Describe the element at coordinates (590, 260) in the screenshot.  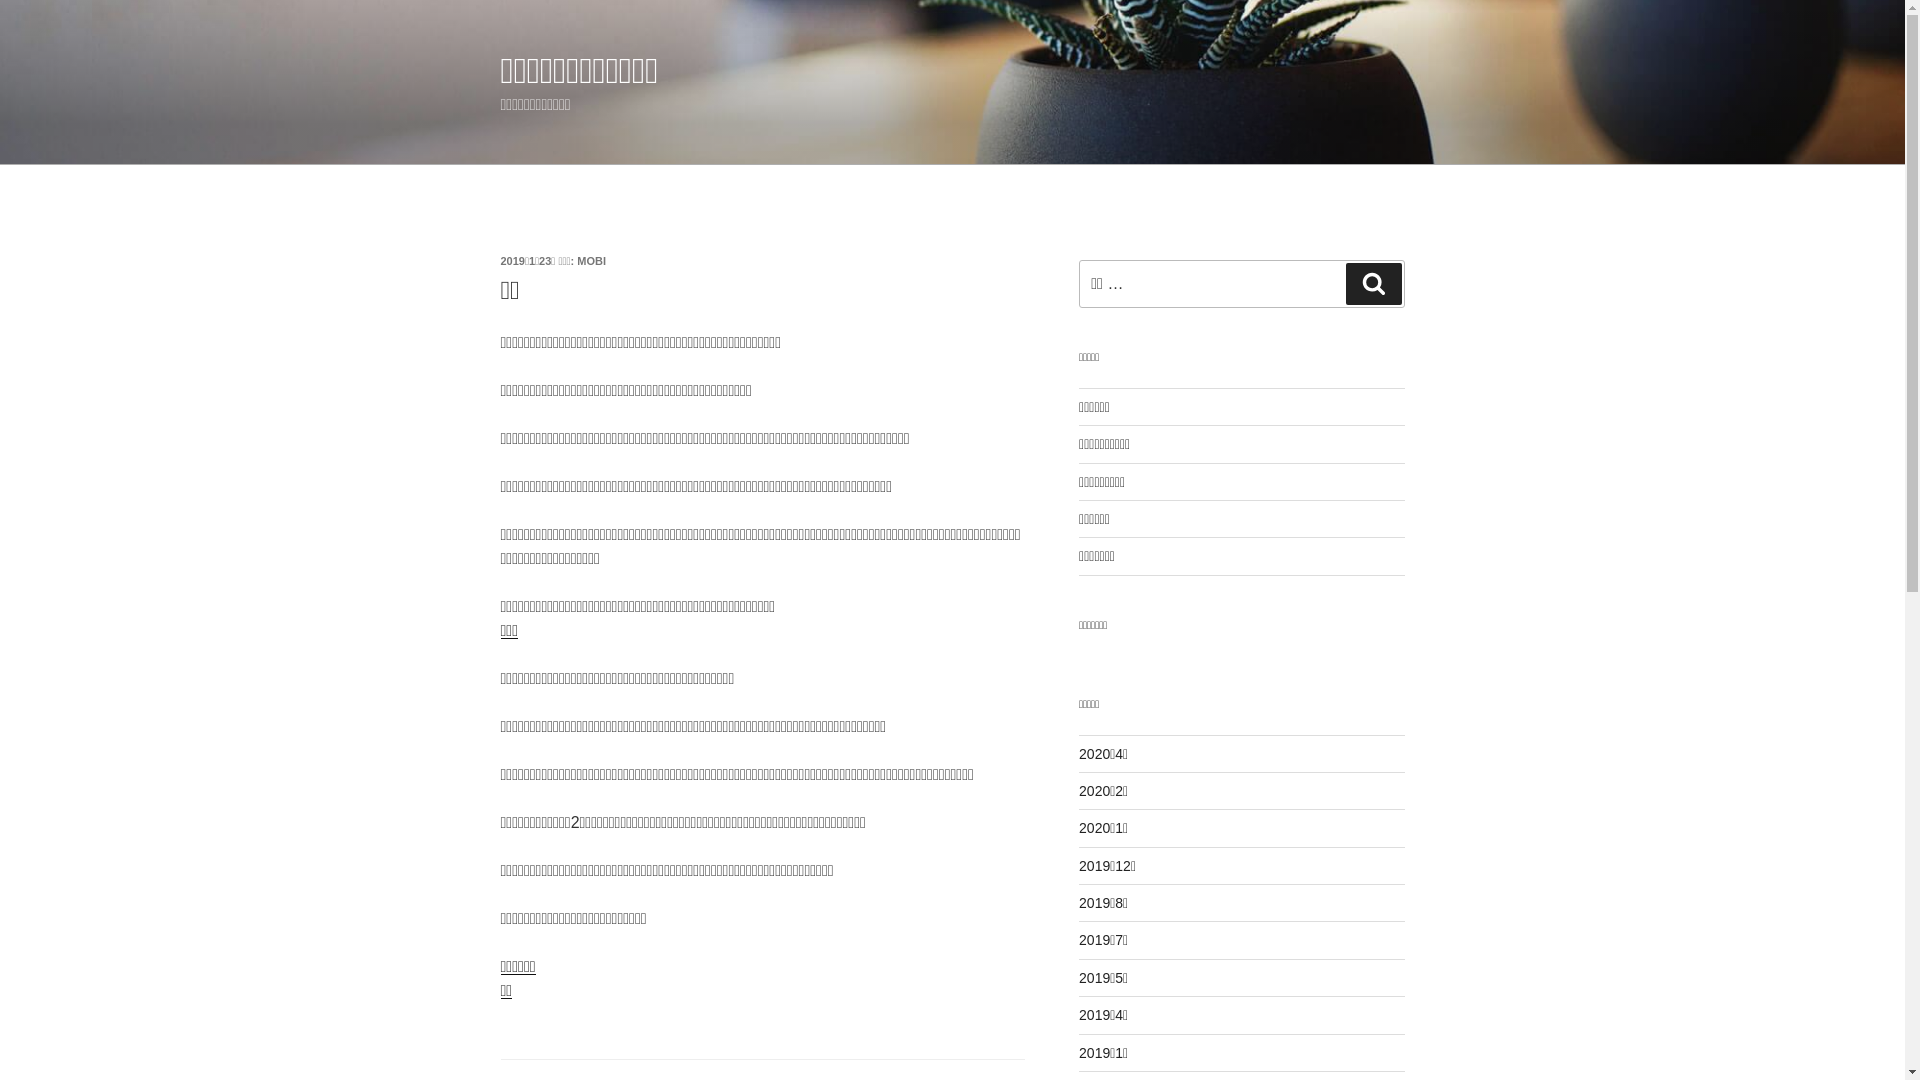
I see `'MOBI'` at that location.